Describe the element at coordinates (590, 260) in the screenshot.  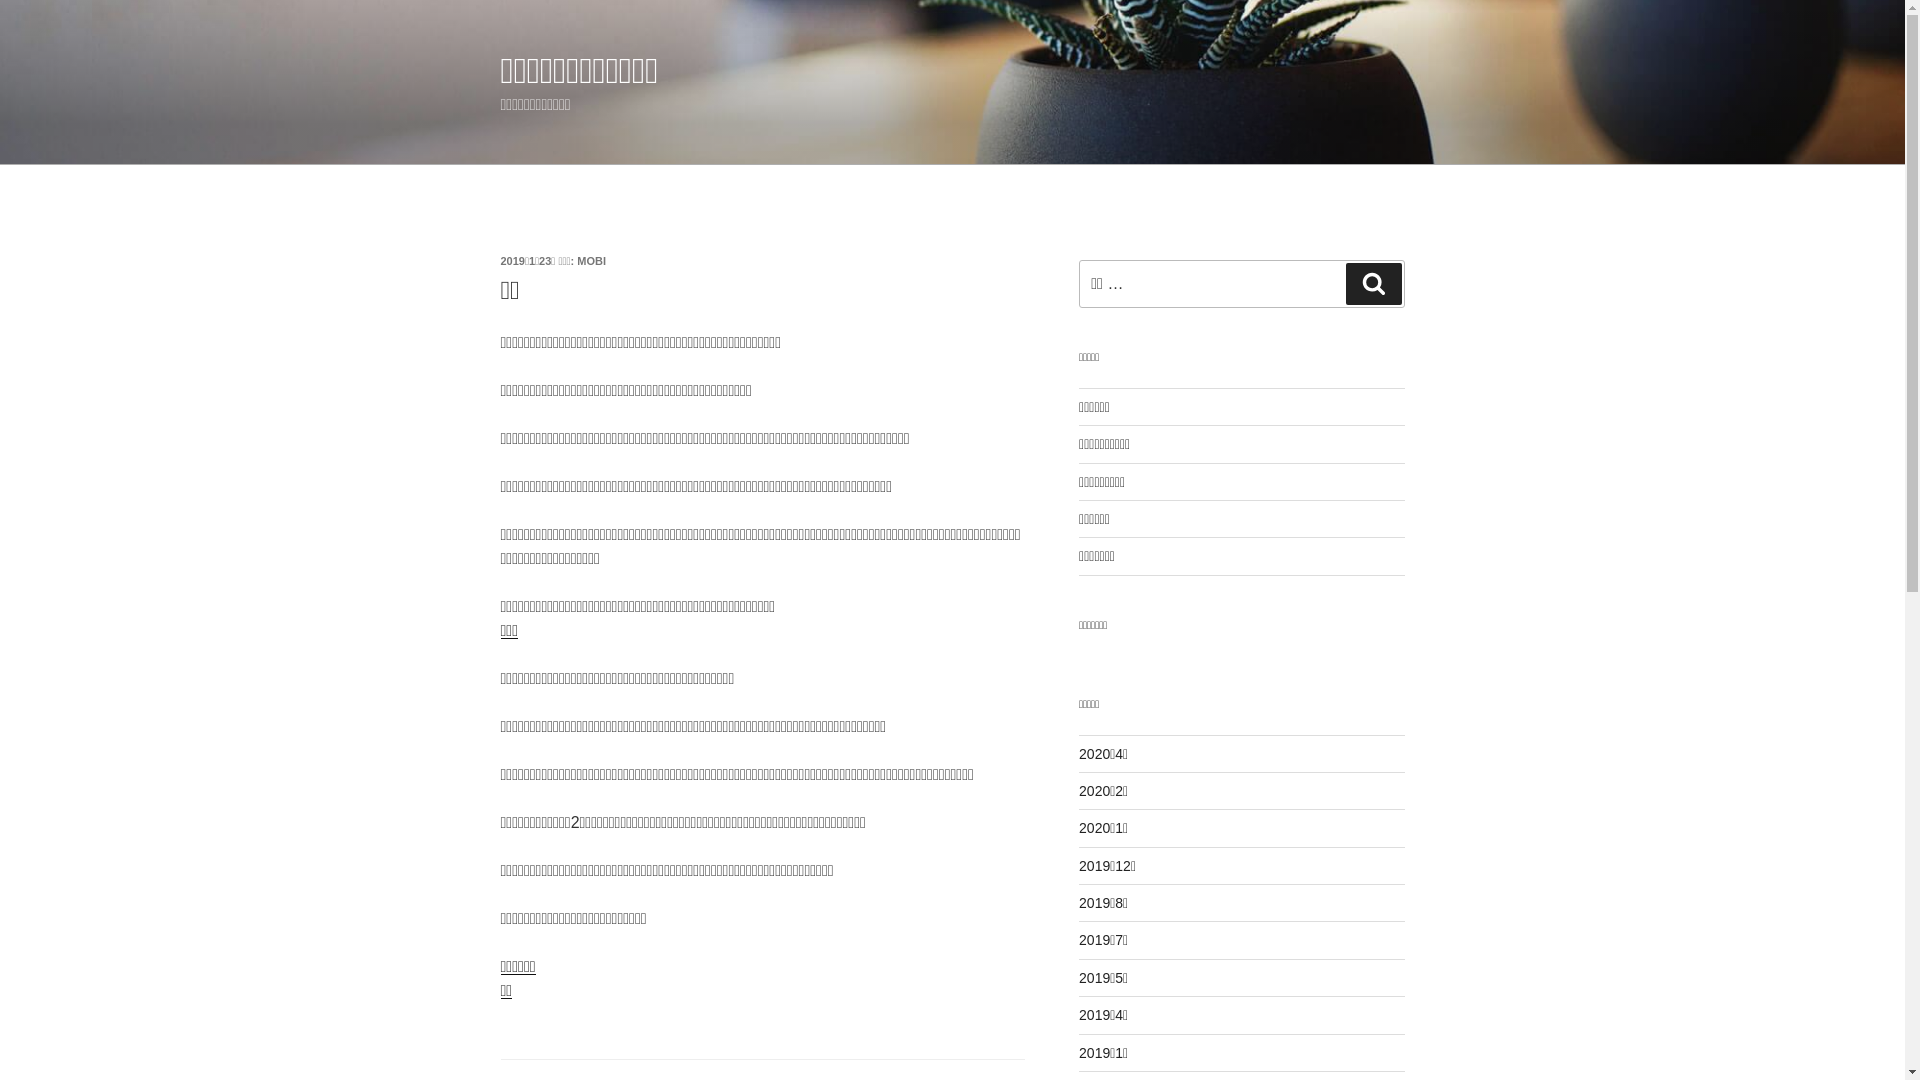
I see `'MOBI'` at that location.